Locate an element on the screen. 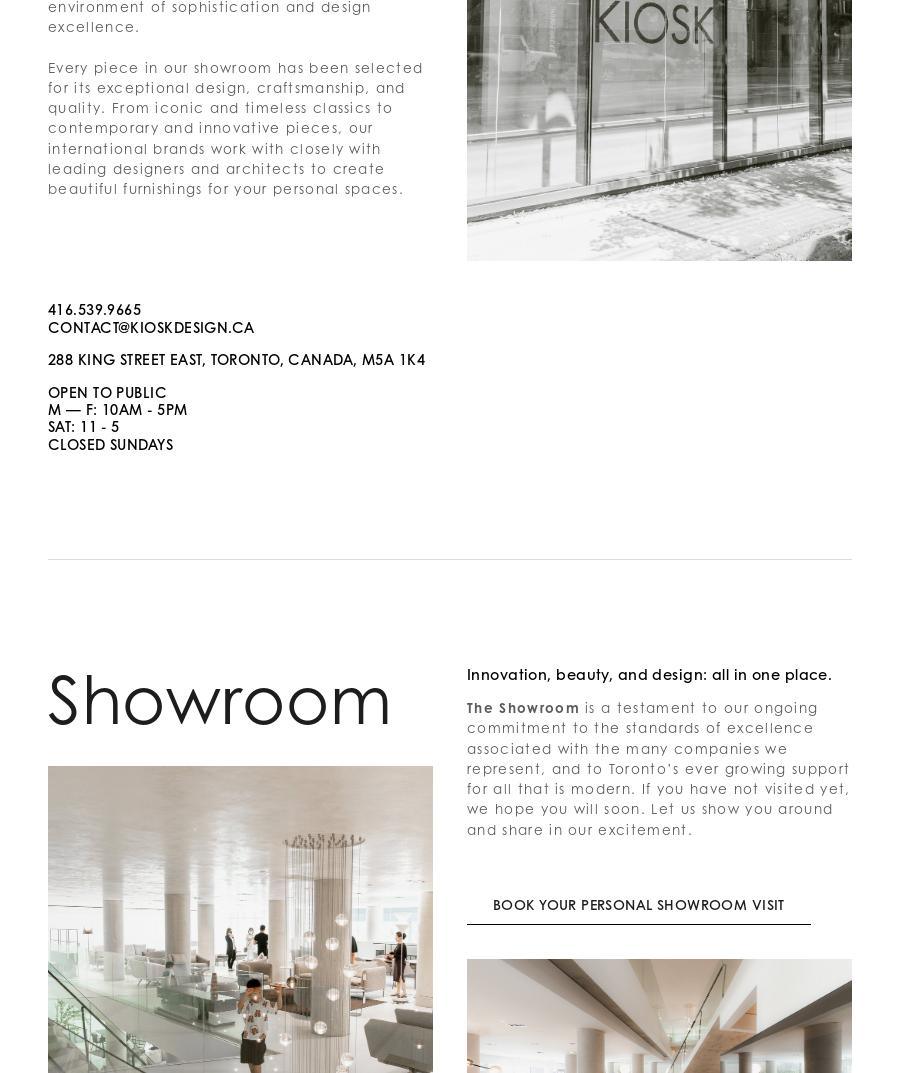 The image size is (900, 1073). 'M — F: 10AM - 5PM' is located at coordinates (117, 408).